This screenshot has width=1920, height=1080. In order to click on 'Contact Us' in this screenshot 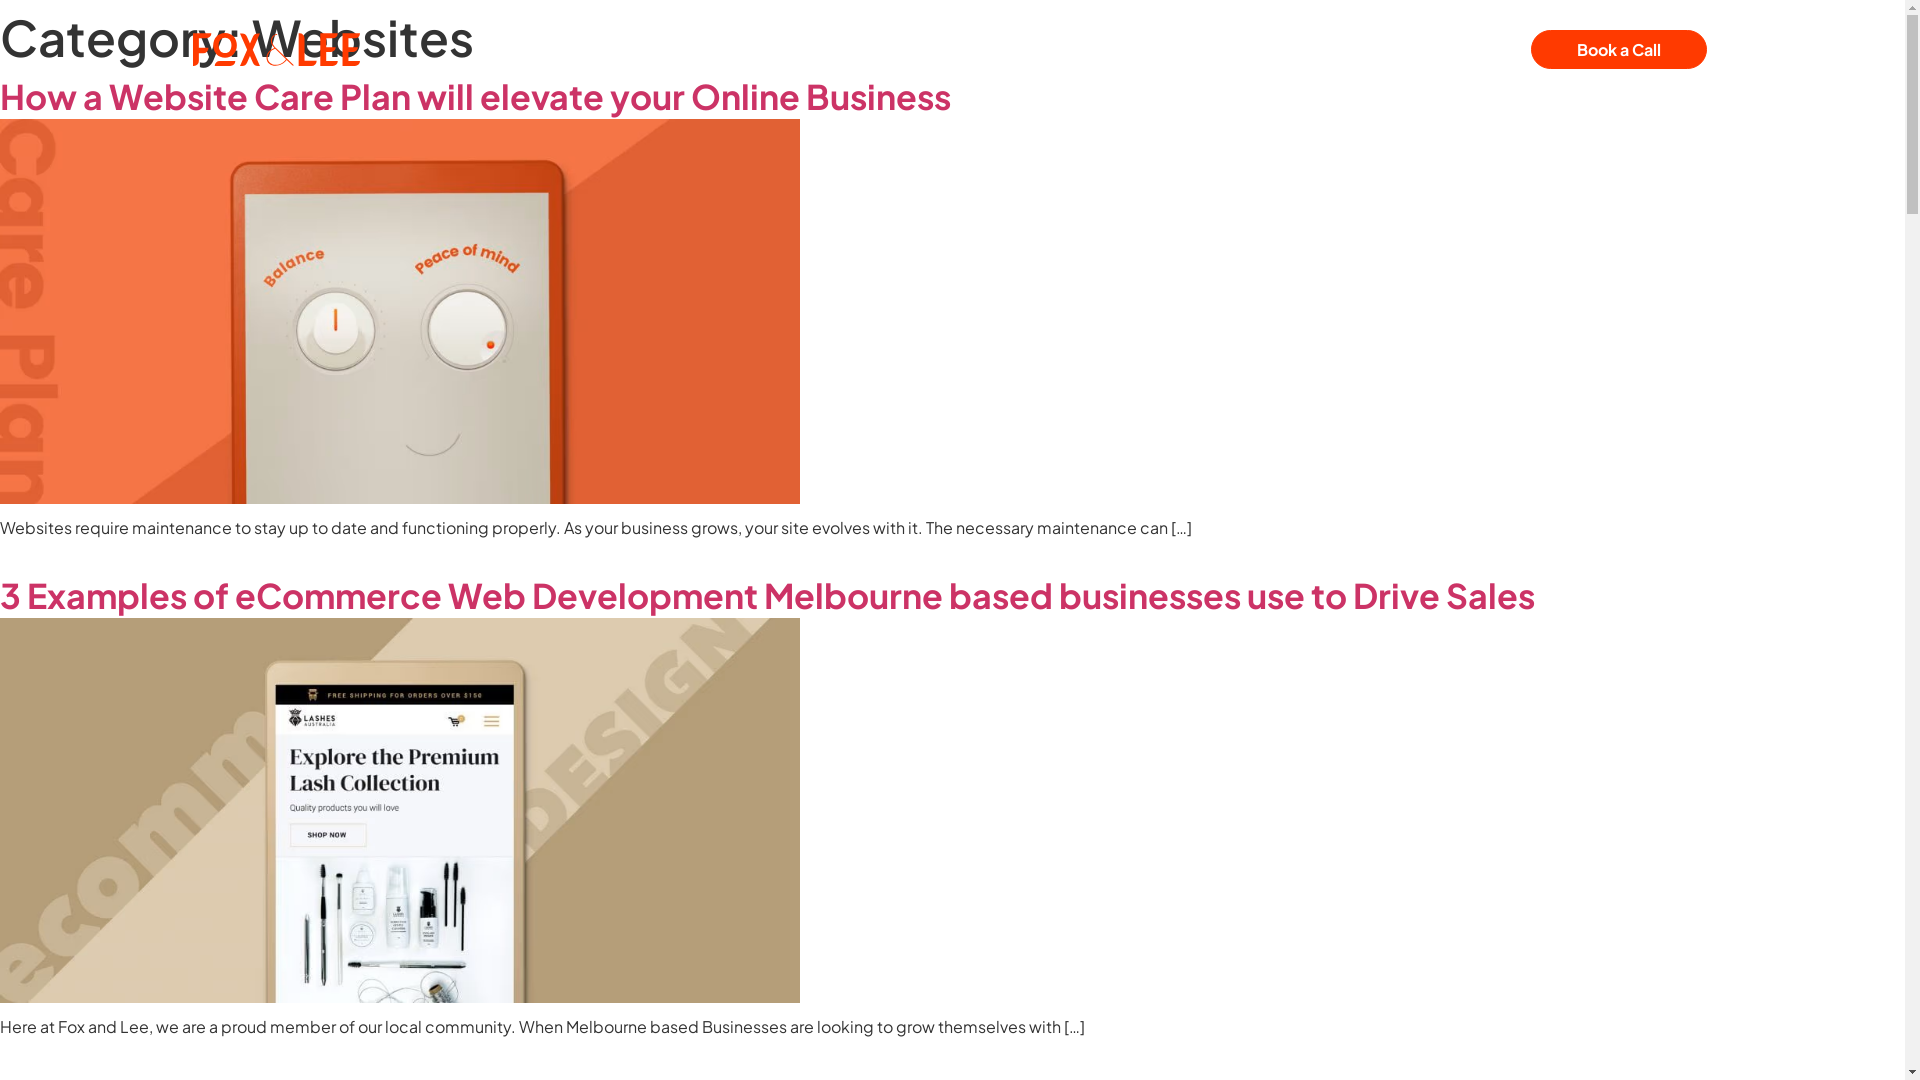, I will do `click(1166, 48)`.